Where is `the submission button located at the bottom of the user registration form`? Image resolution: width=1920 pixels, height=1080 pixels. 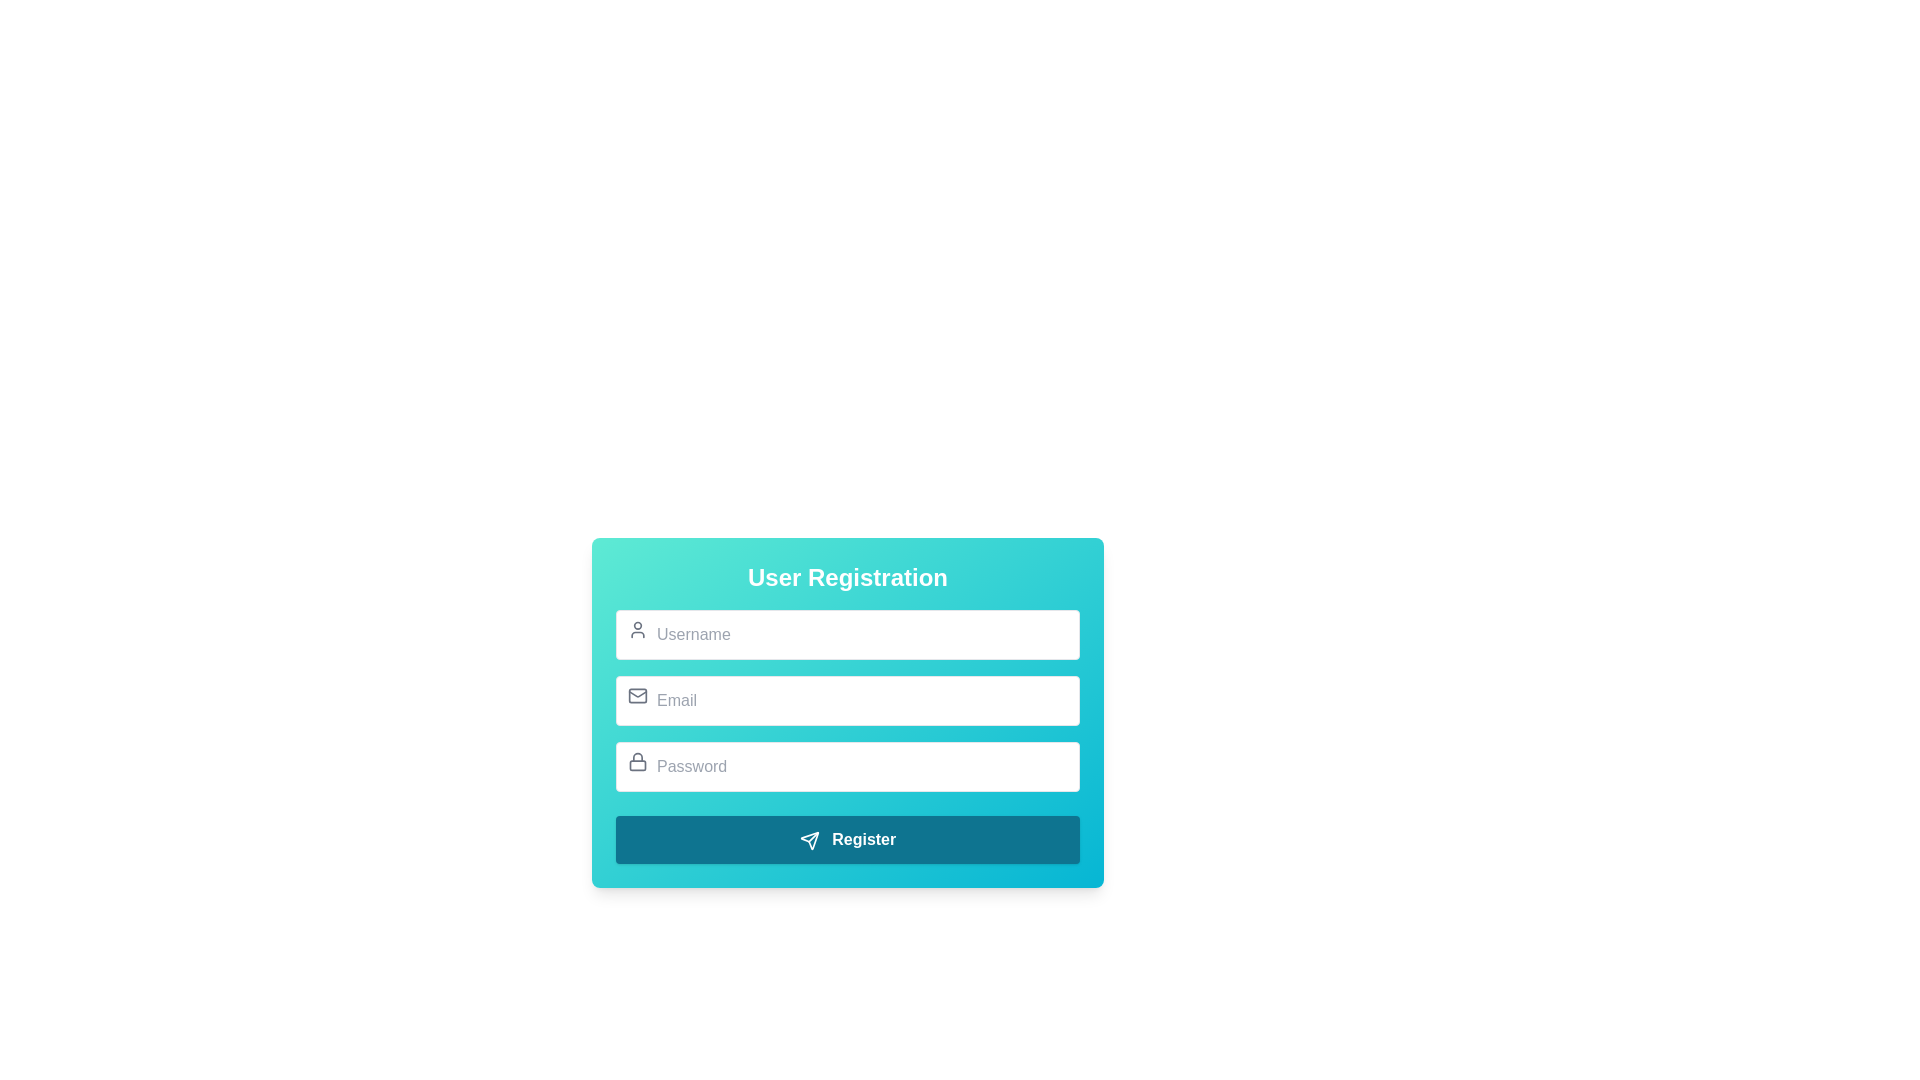 the submission button located at the bottom of the user registration form is located at coordinates (848, 840).